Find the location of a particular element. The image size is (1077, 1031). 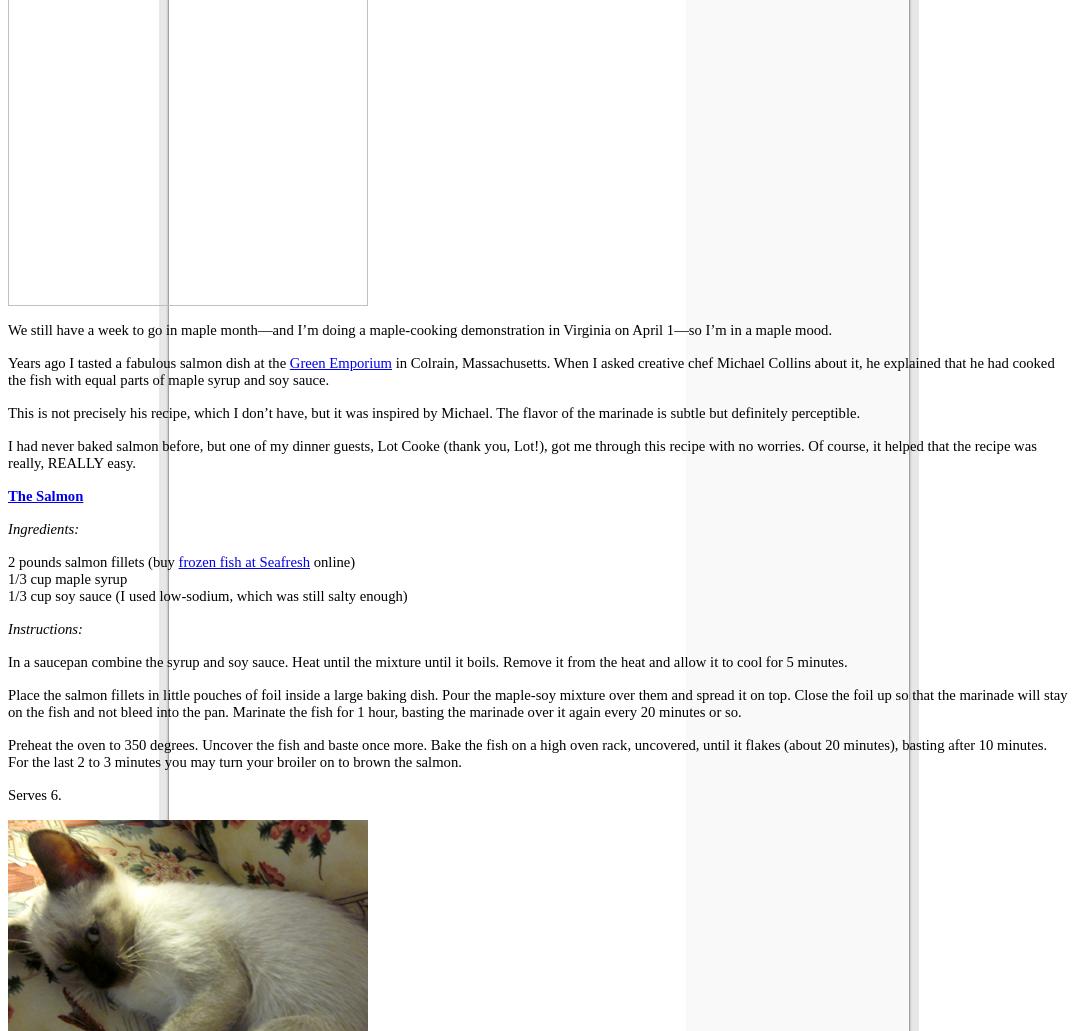

'Serves 6.' is located at coordinates (33, 792).